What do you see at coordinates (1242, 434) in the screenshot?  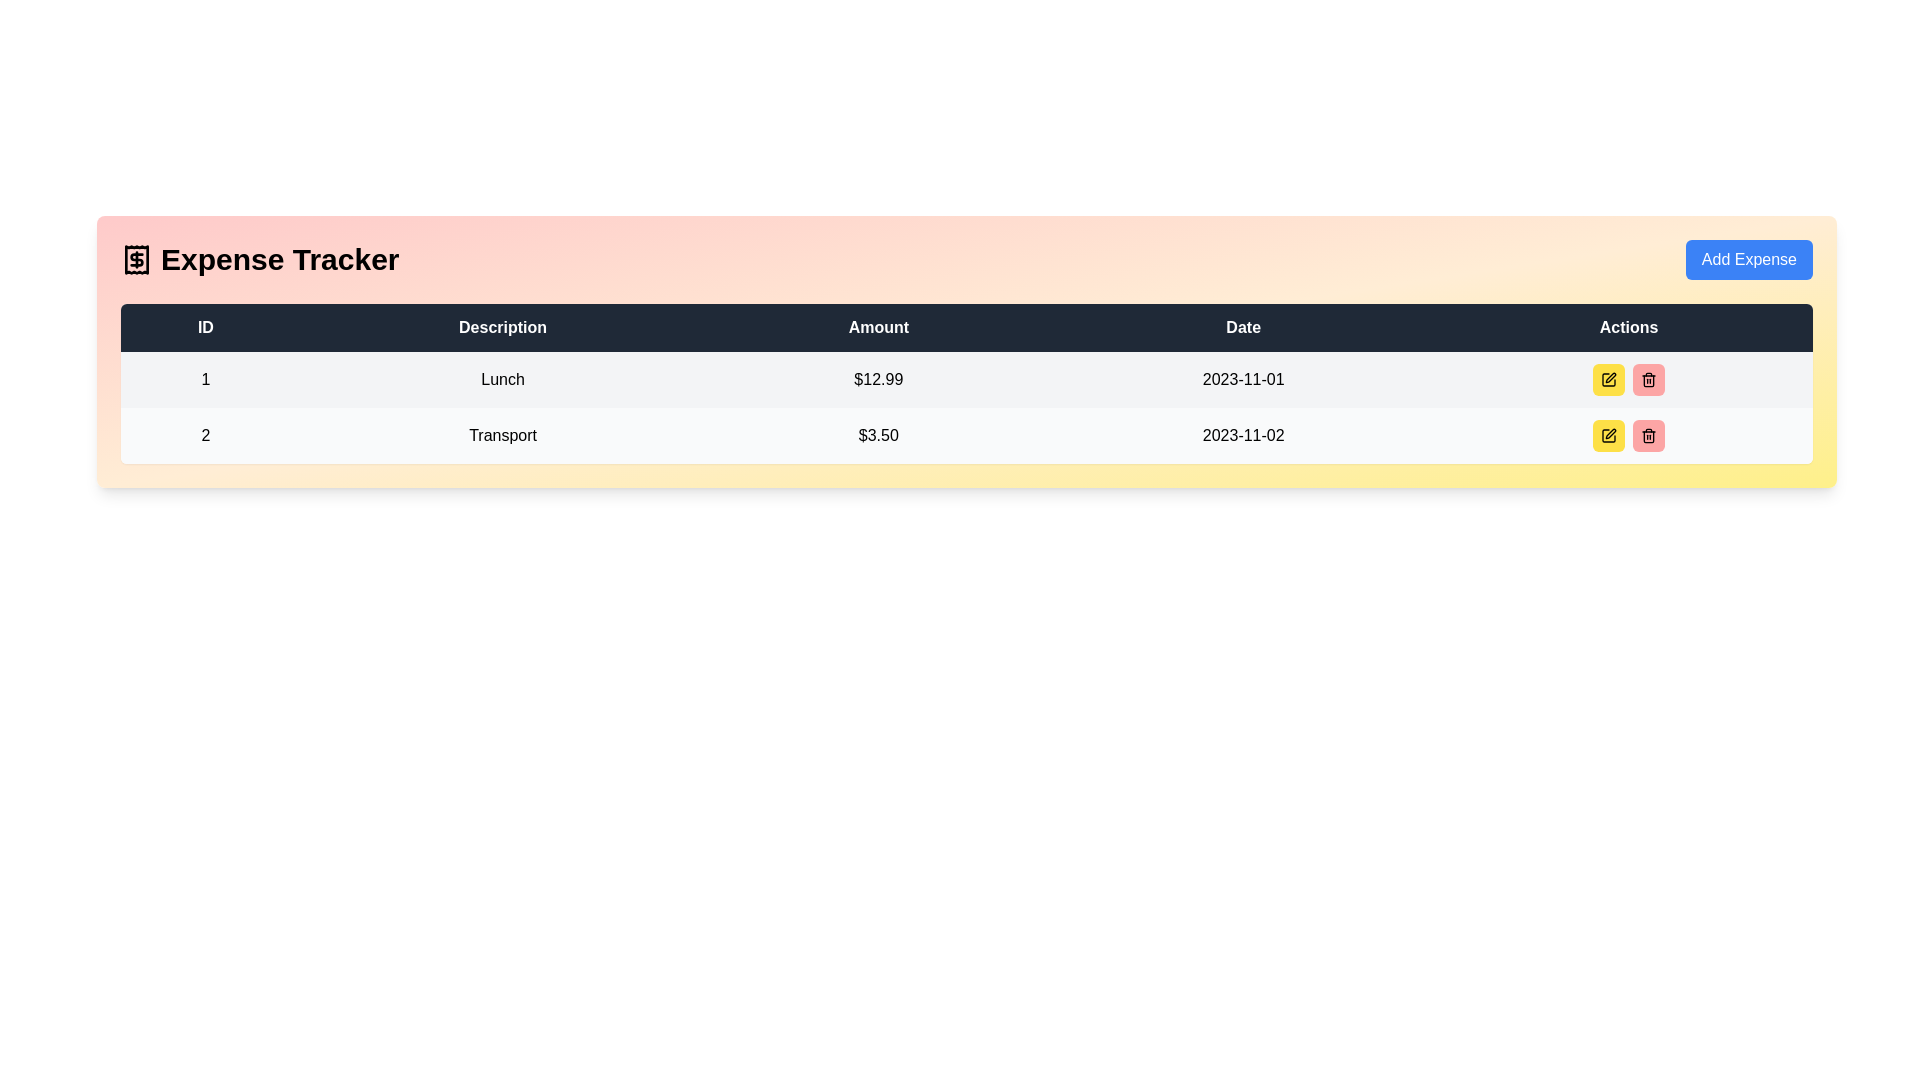 I see `the text display element showing the date '2023-11-02' located in the last column under the 'Date' heading of the table` at bounding box center [1242, 434].